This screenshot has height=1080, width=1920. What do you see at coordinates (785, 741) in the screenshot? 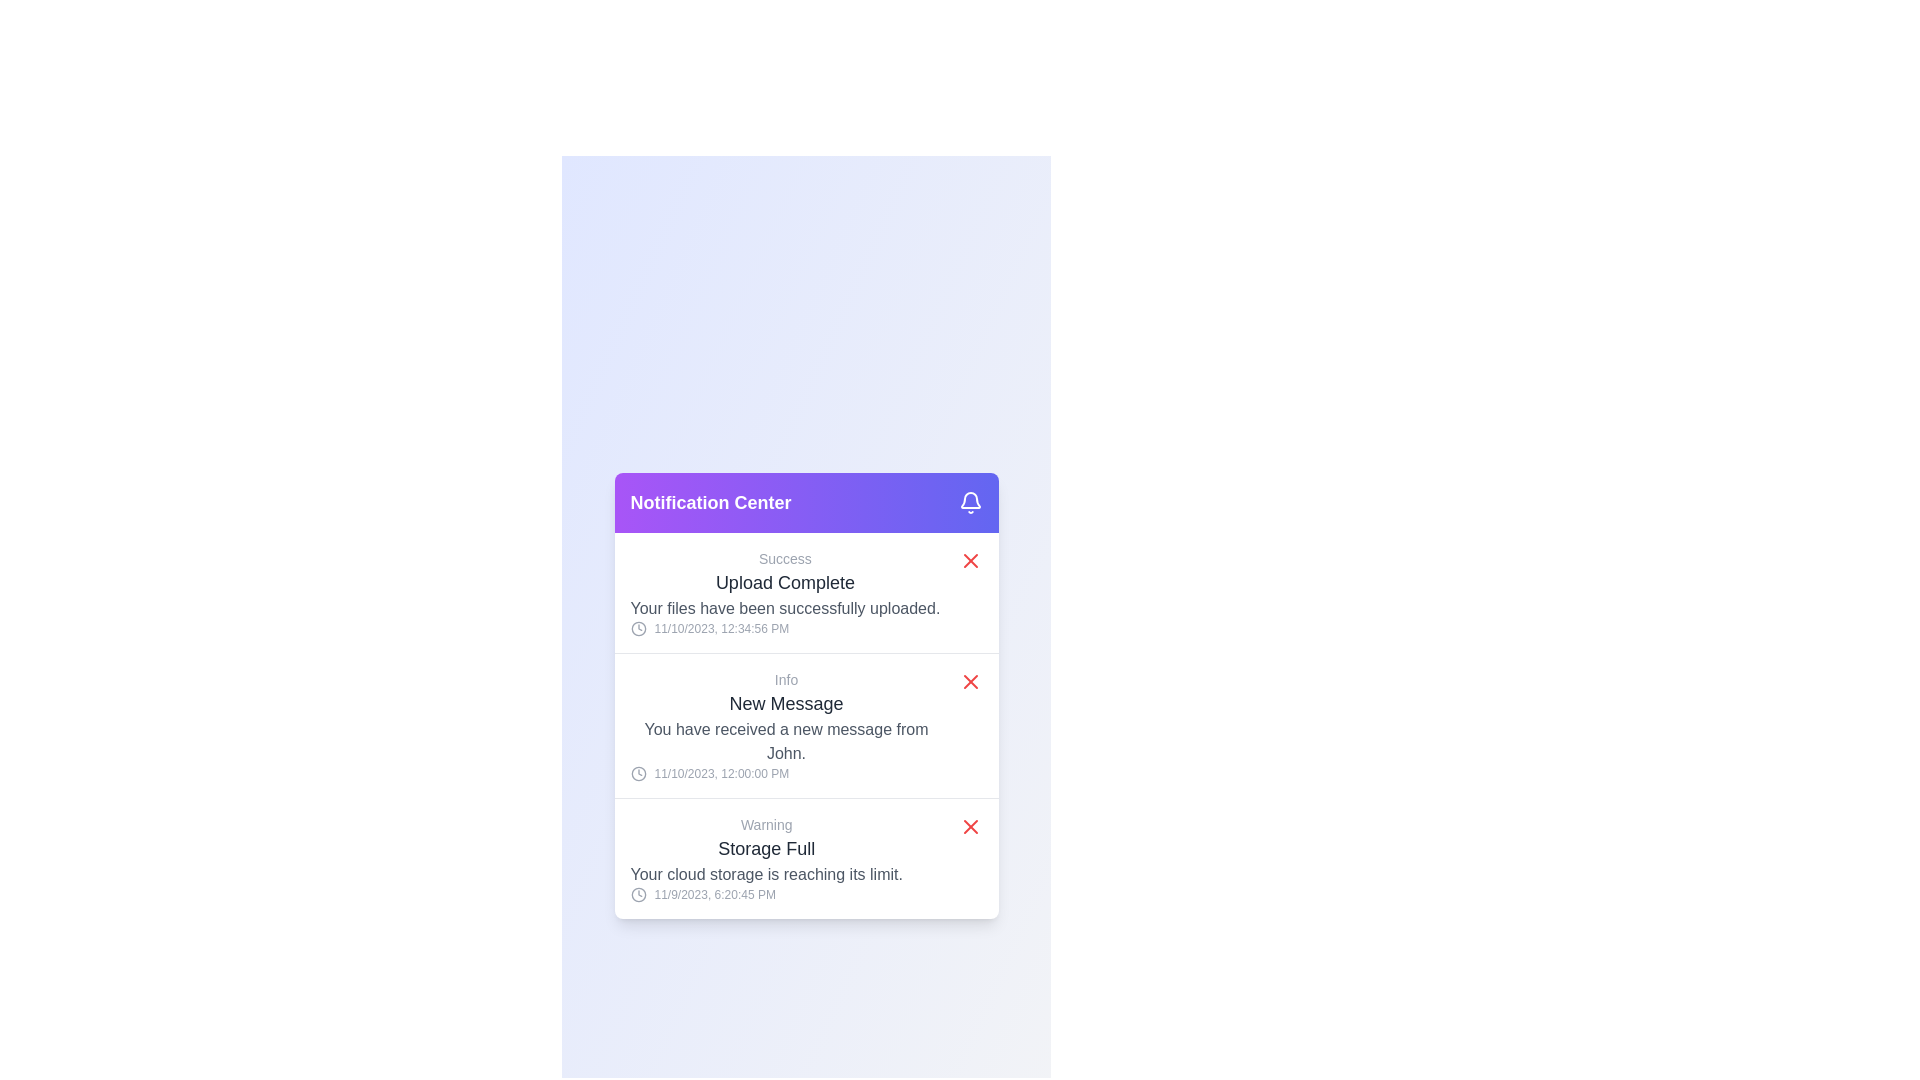
I see `the Text Display that informs the user about a recent activity, specifically a new message from John, located beneath the title 'New Message'` at bounding box center [785, 741].